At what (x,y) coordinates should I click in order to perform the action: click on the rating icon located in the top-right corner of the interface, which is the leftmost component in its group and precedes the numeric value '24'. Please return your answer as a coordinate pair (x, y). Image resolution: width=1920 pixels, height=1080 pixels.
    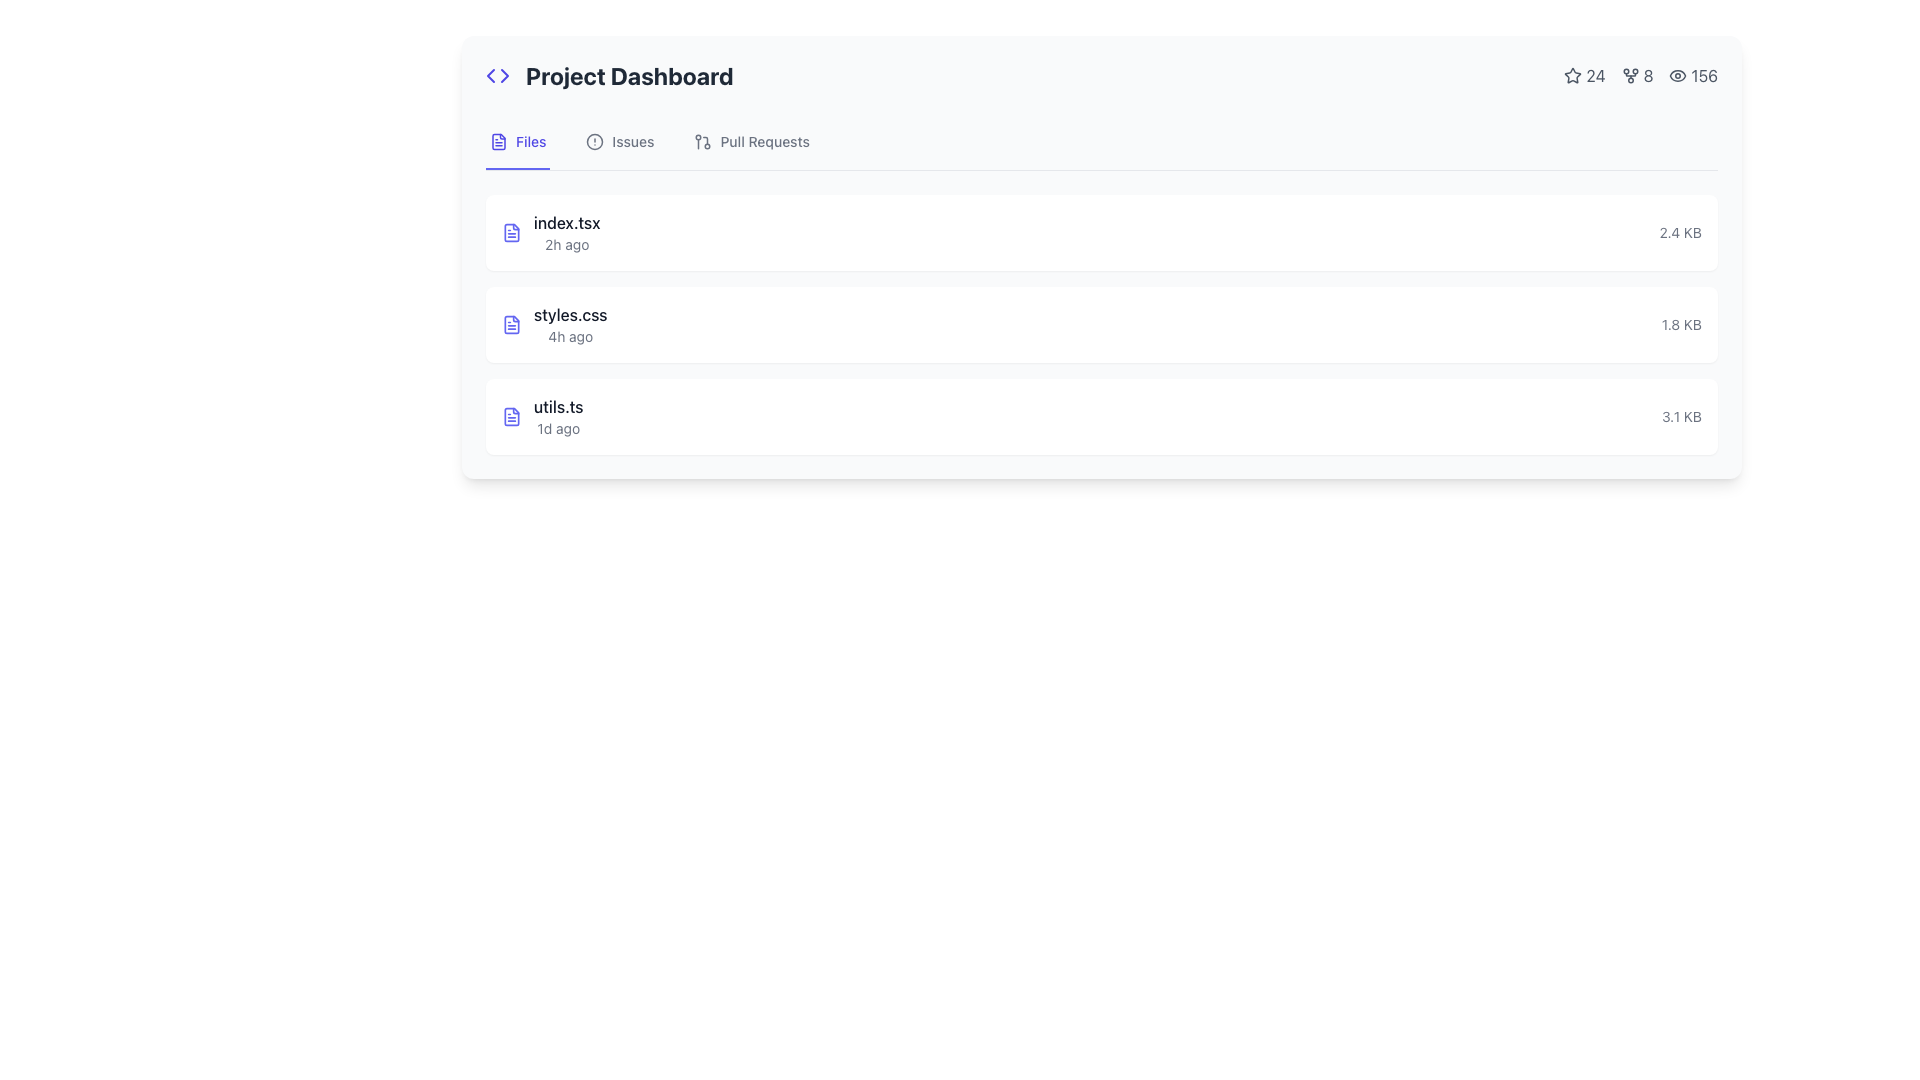
    Looking at the image, I should click on (1572, 75).